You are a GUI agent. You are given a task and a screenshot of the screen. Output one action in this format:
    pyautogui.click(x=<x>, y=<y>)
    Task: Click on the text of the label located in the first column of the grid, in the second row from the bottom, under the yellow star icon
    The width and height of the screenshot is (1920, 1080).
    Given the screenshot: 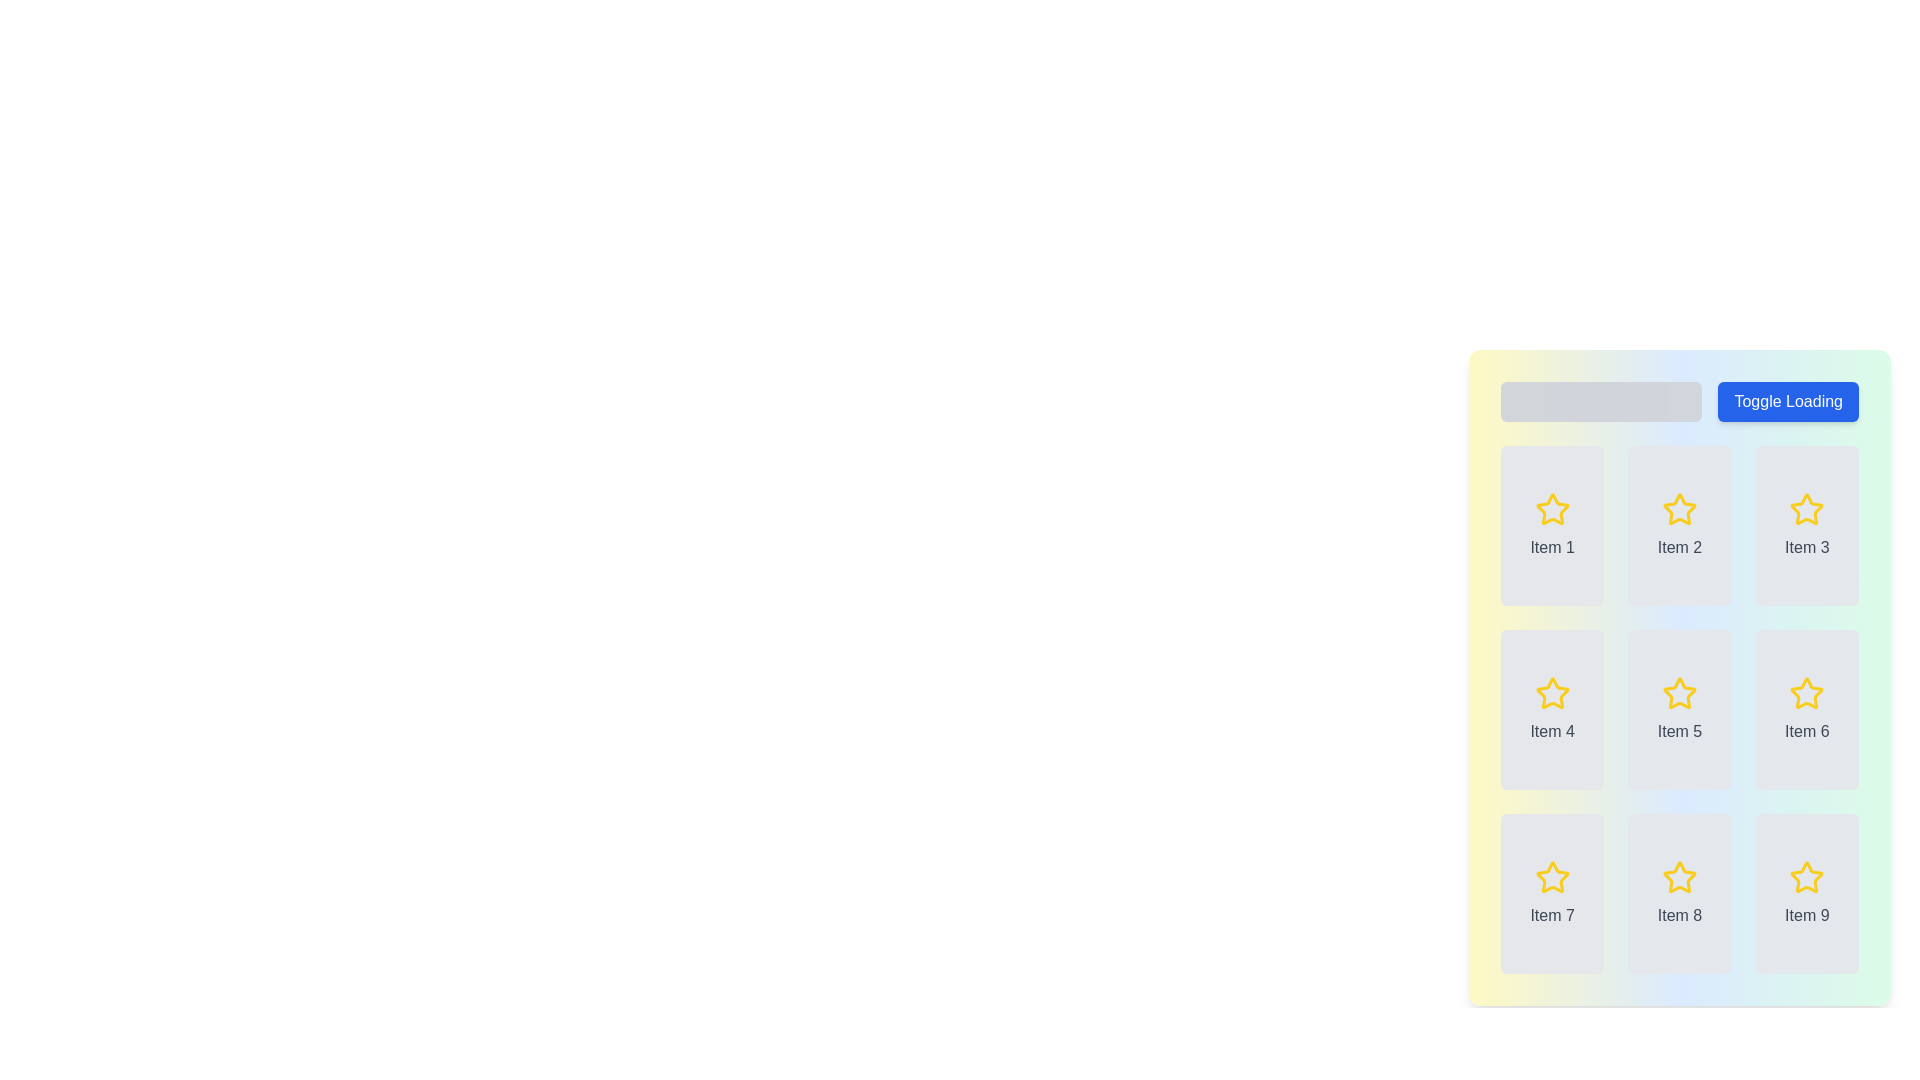 What is the action you would take?
    pyautogui.click(x=1551, y=915)
    